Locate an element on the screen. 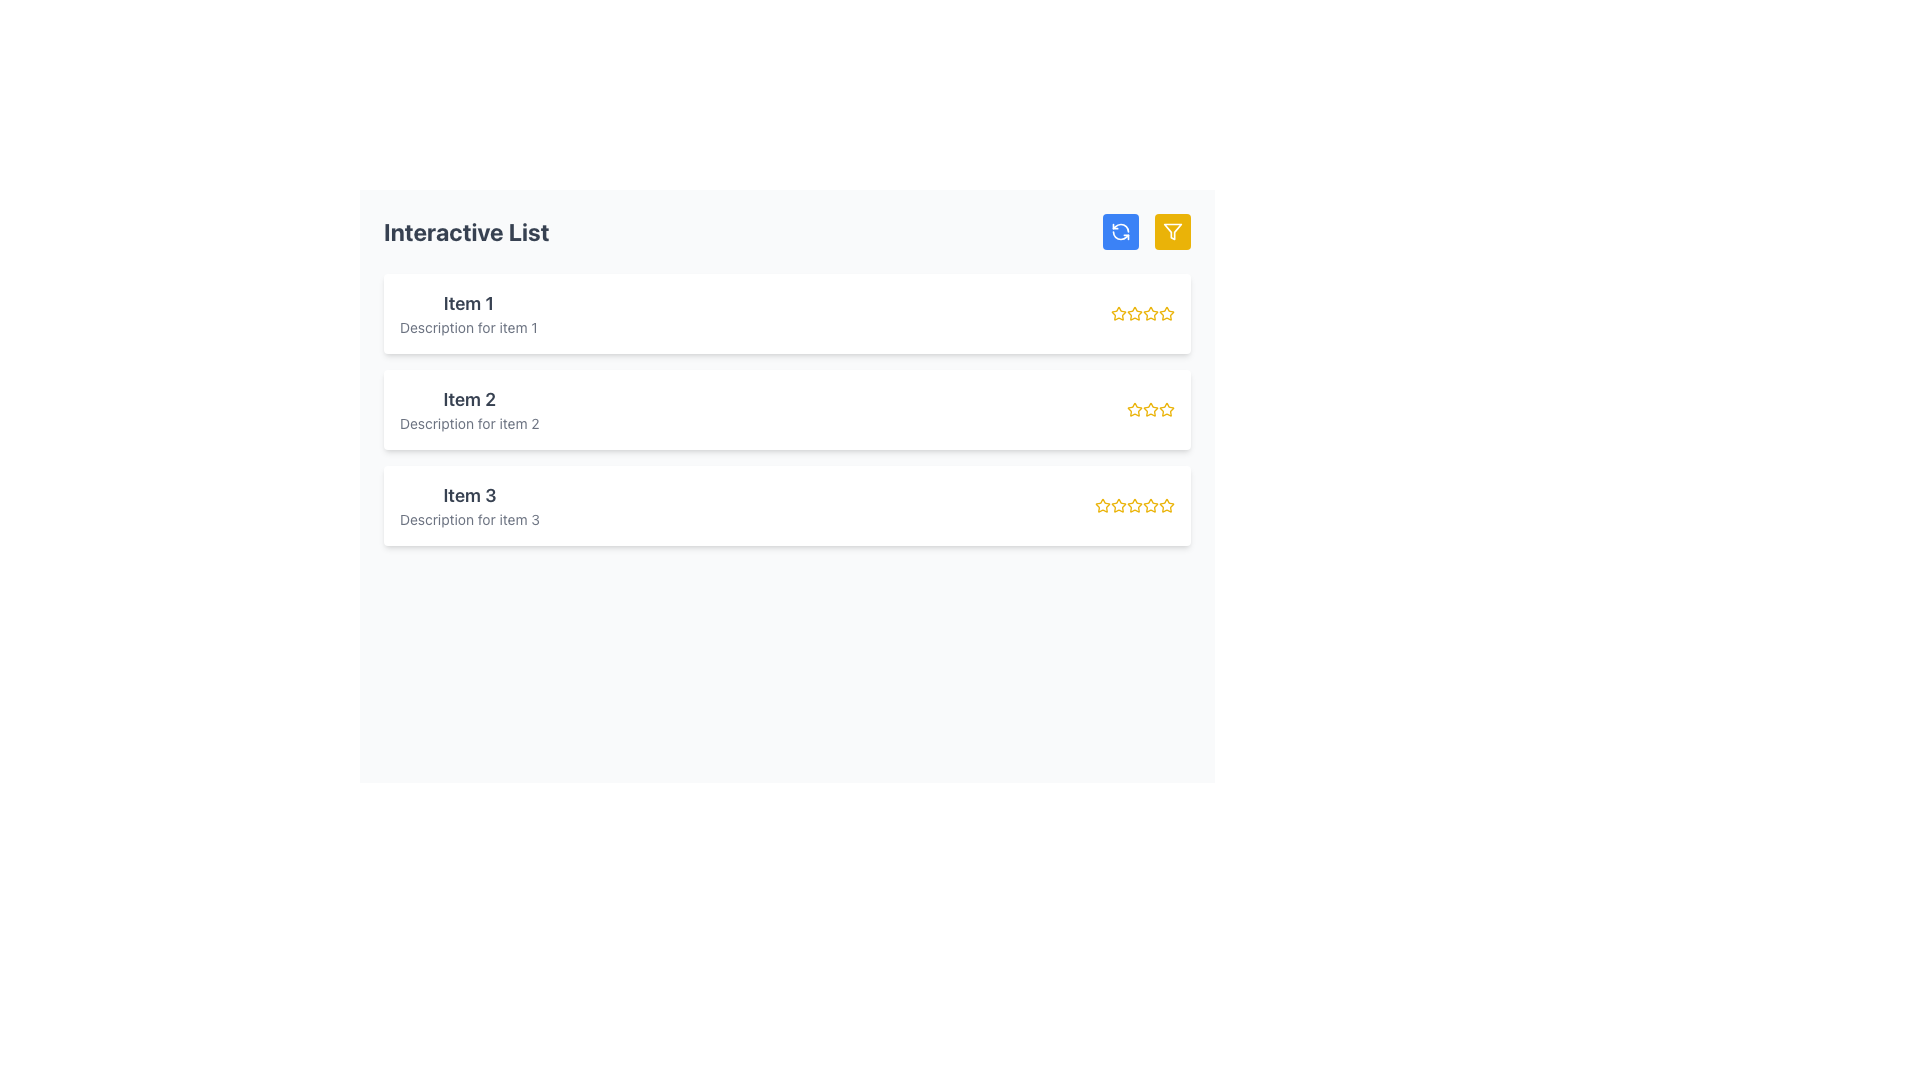 This screenshot has width=1920, height=1080. the last star icon in a group of five stars used for rating, located on the right side of the first item's row in the list is located at coordinates (1166, 313).